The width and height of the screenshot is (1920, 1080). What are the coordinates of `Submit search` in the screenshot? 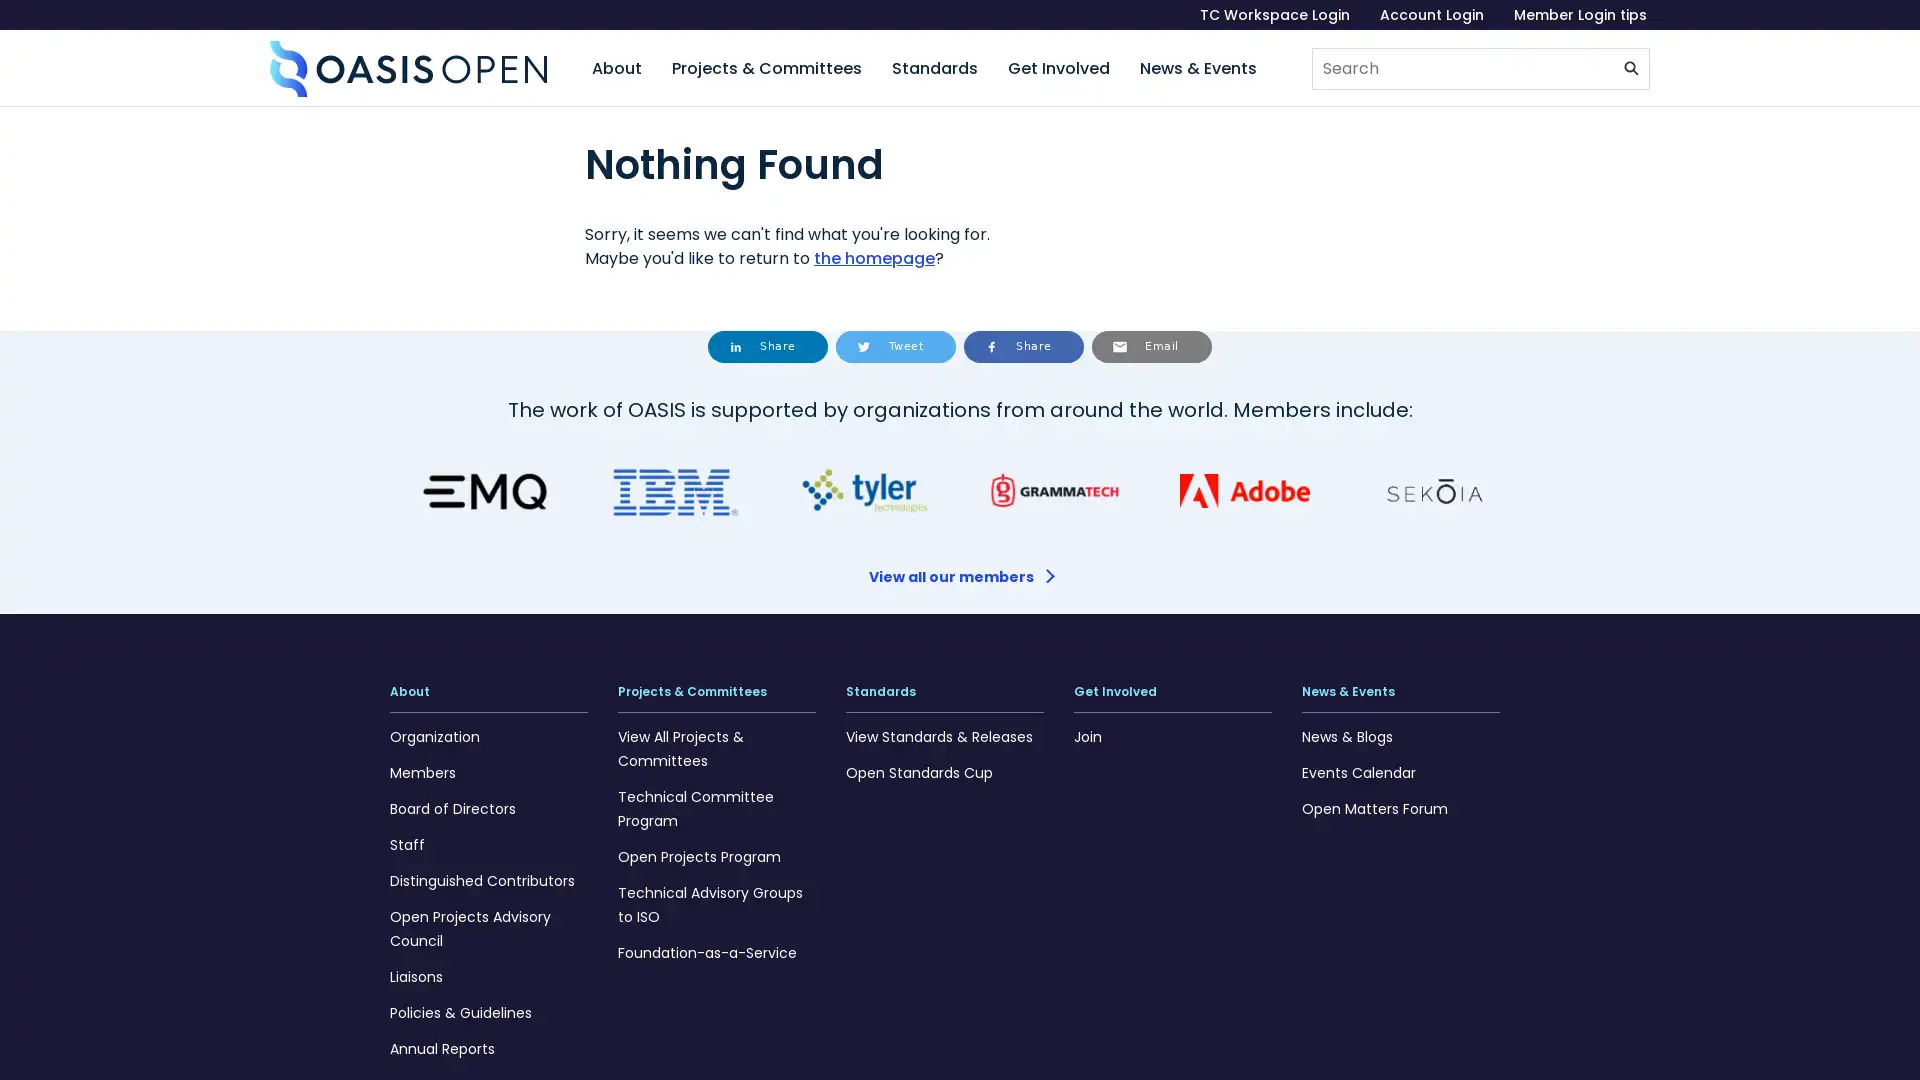 It's located at (1632, 68).